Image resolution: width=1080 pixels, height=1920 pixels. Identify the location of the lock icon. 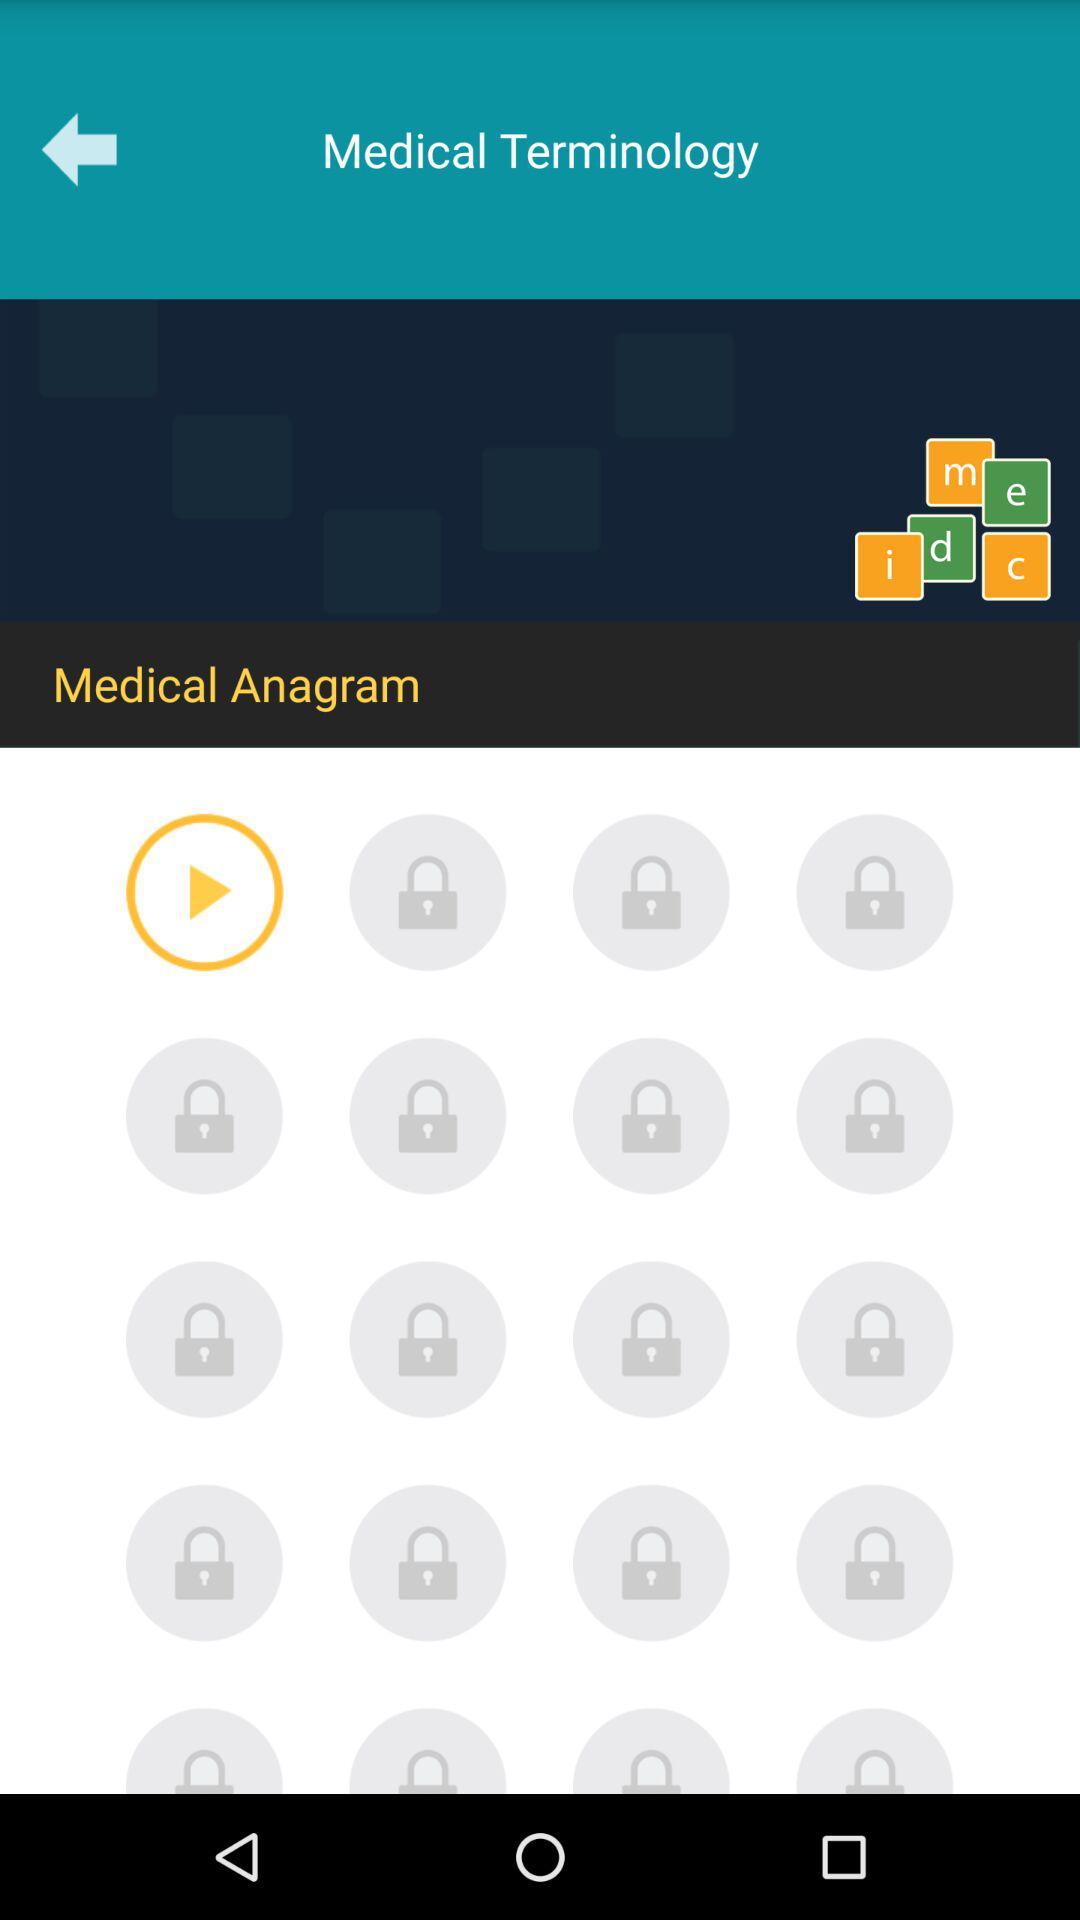
(427, 1194).